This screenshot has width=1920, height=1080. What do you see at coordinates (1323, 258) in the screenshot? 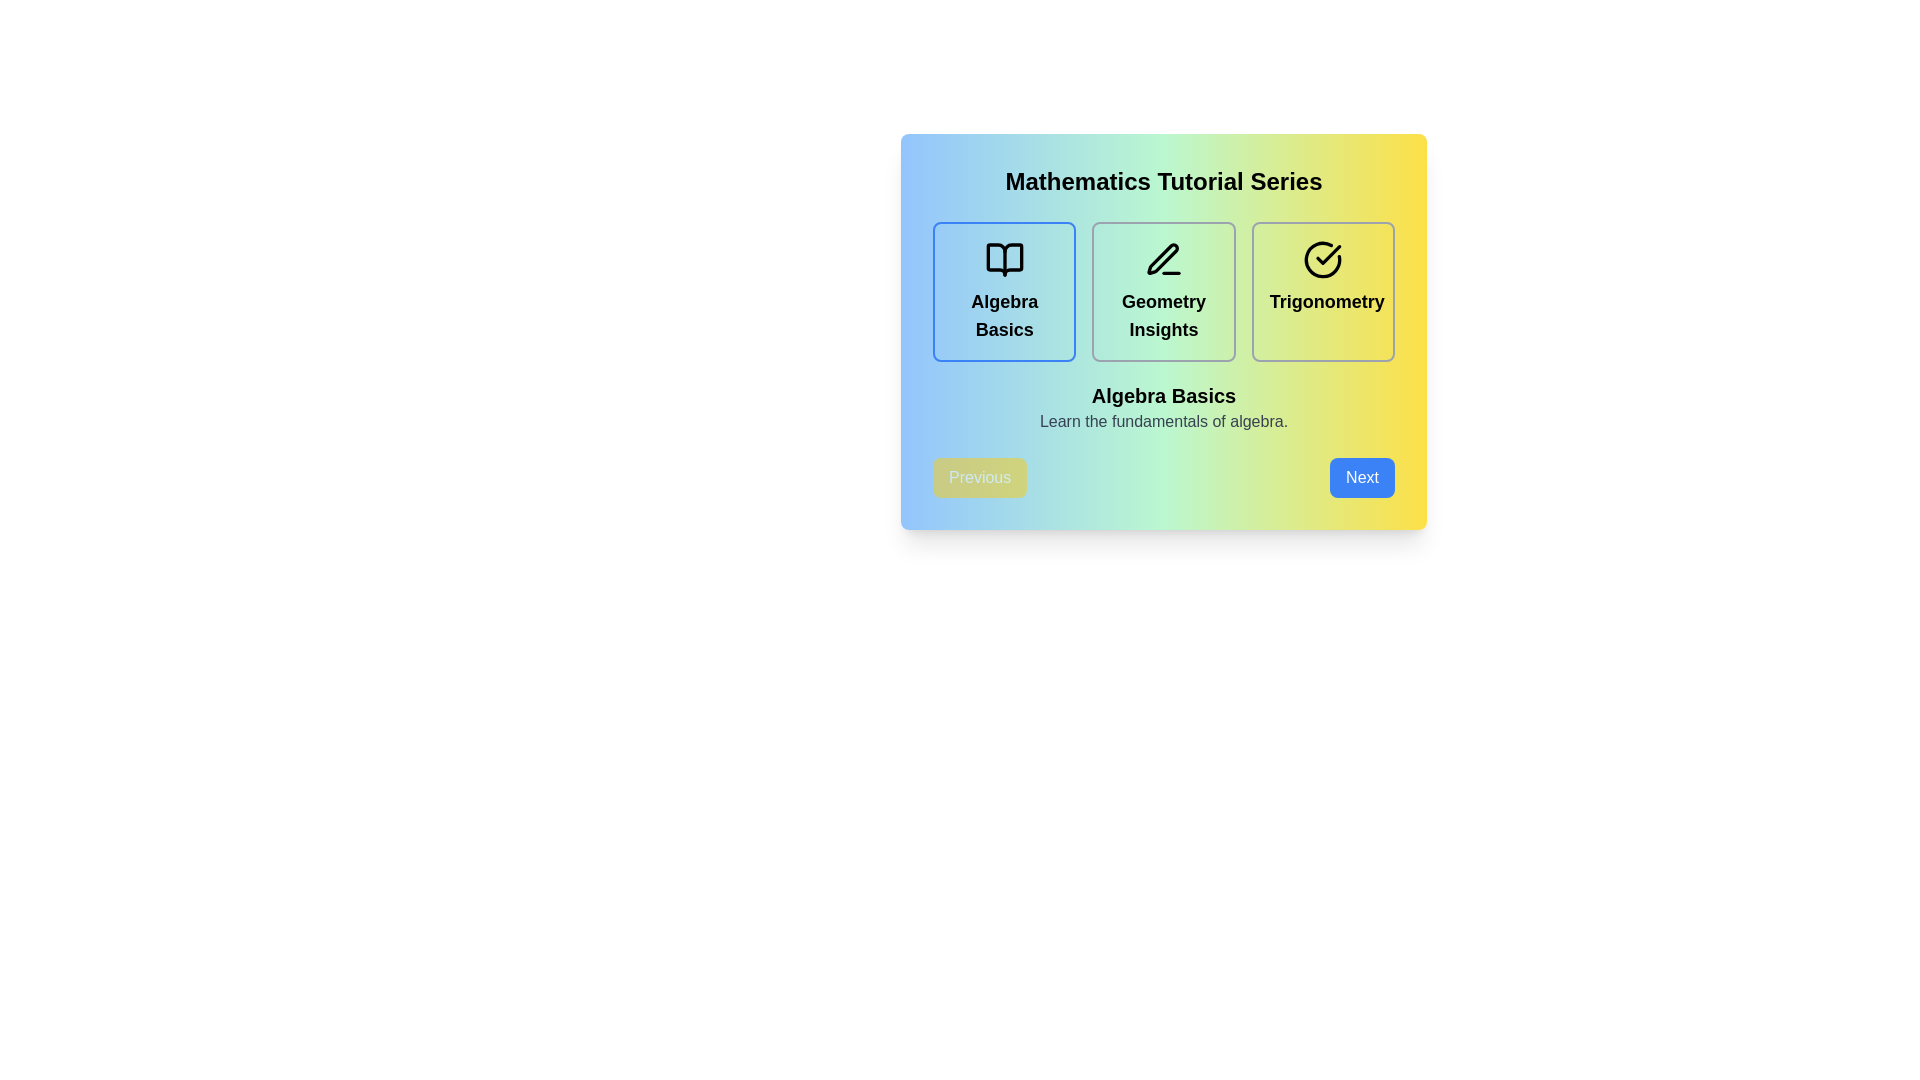
I see `the icon associated with the lesson titled Trigonometry` at bounding box center [1323, 258].